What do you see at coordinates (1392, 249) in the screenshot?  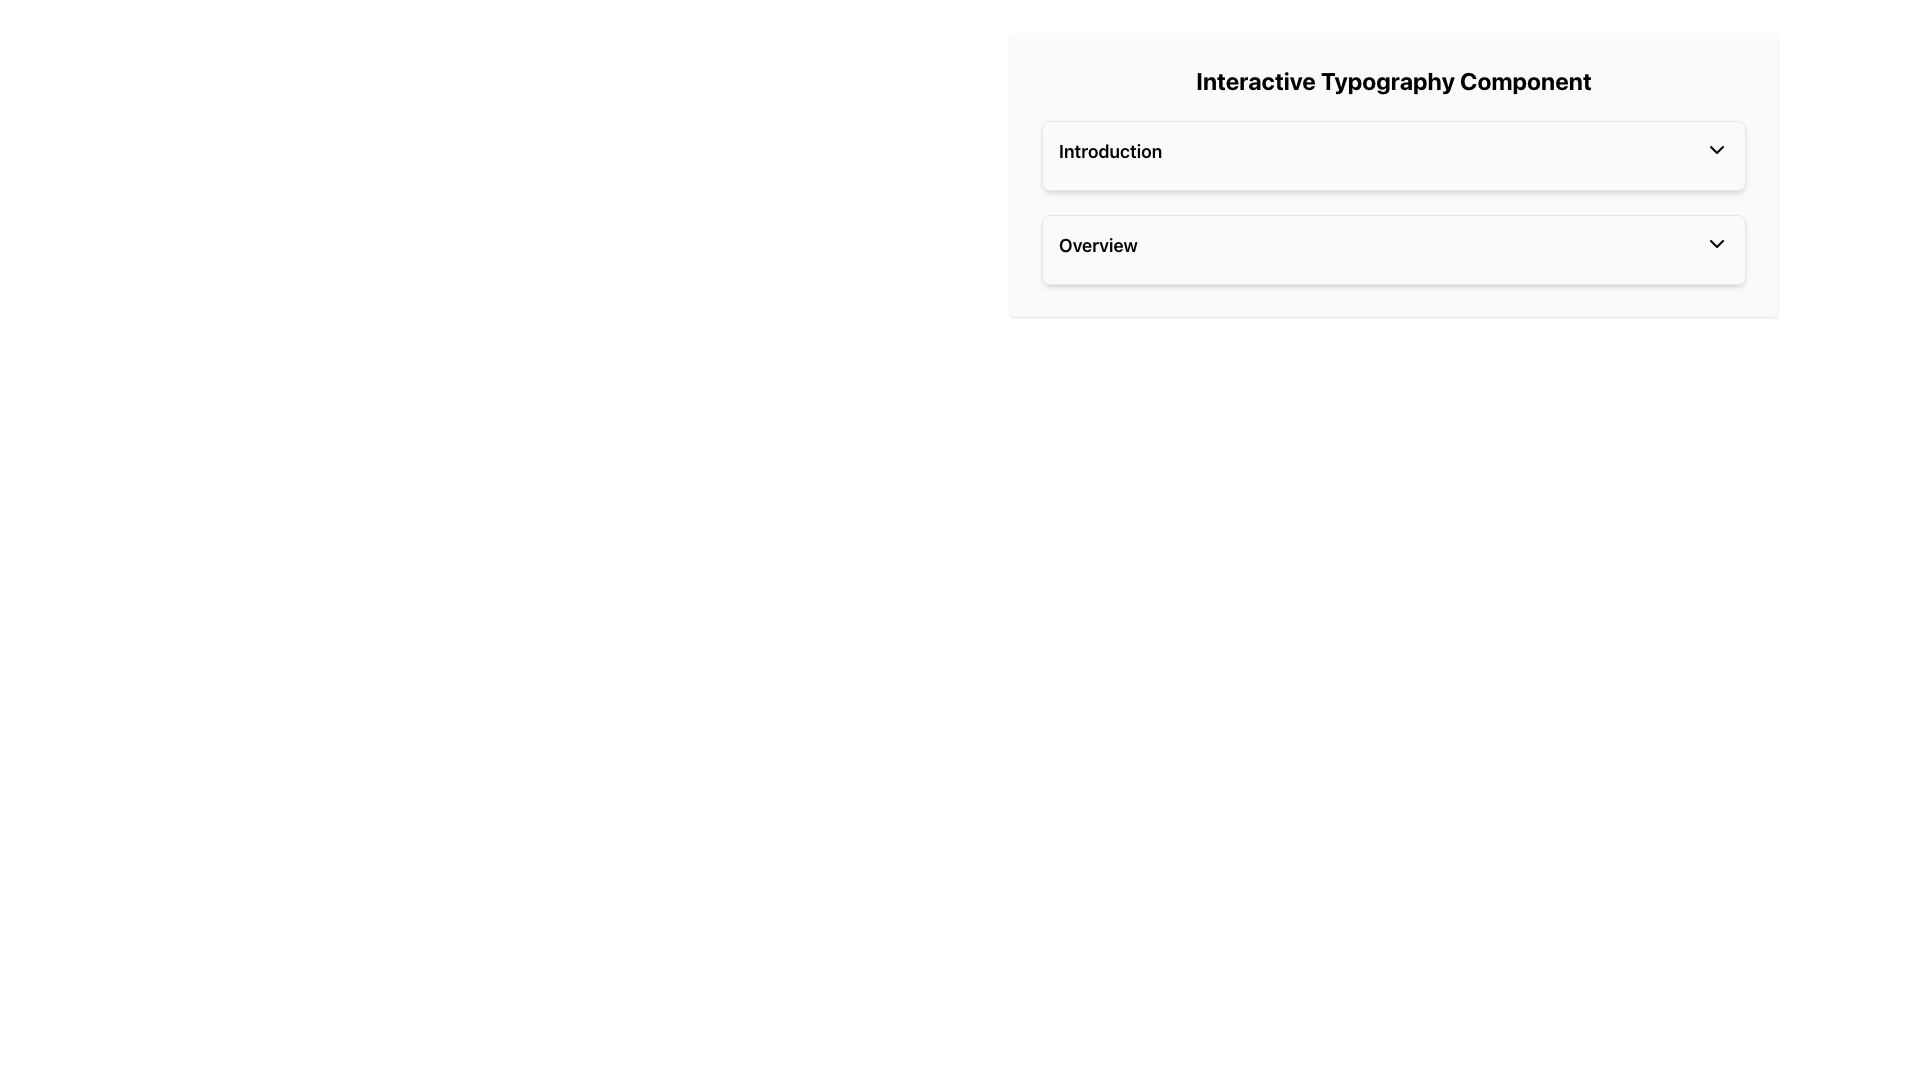 I see `the Dropdown Toggle labeled 'Overview'` at bounding box center [1392, 249].